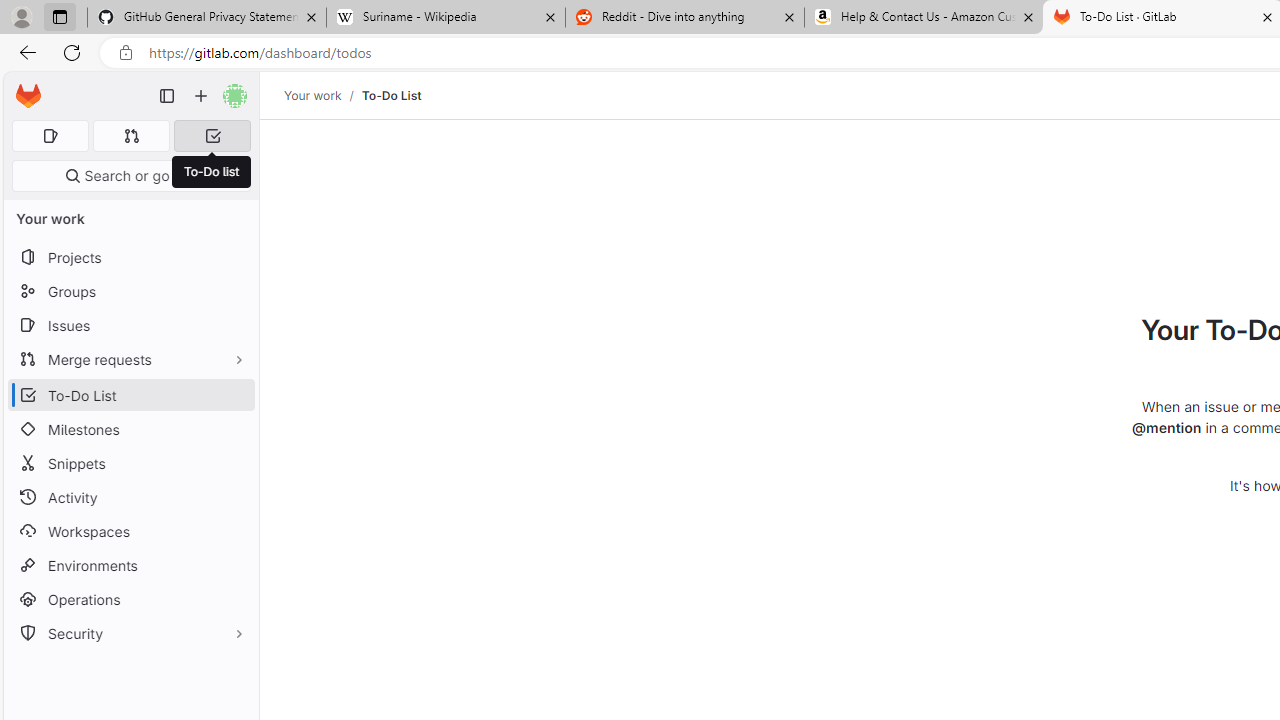 This screenshot has height=720, width=1280. Describe the element at coordinates (311, 95) in the screenshot. I see `'Your work'` at that location.